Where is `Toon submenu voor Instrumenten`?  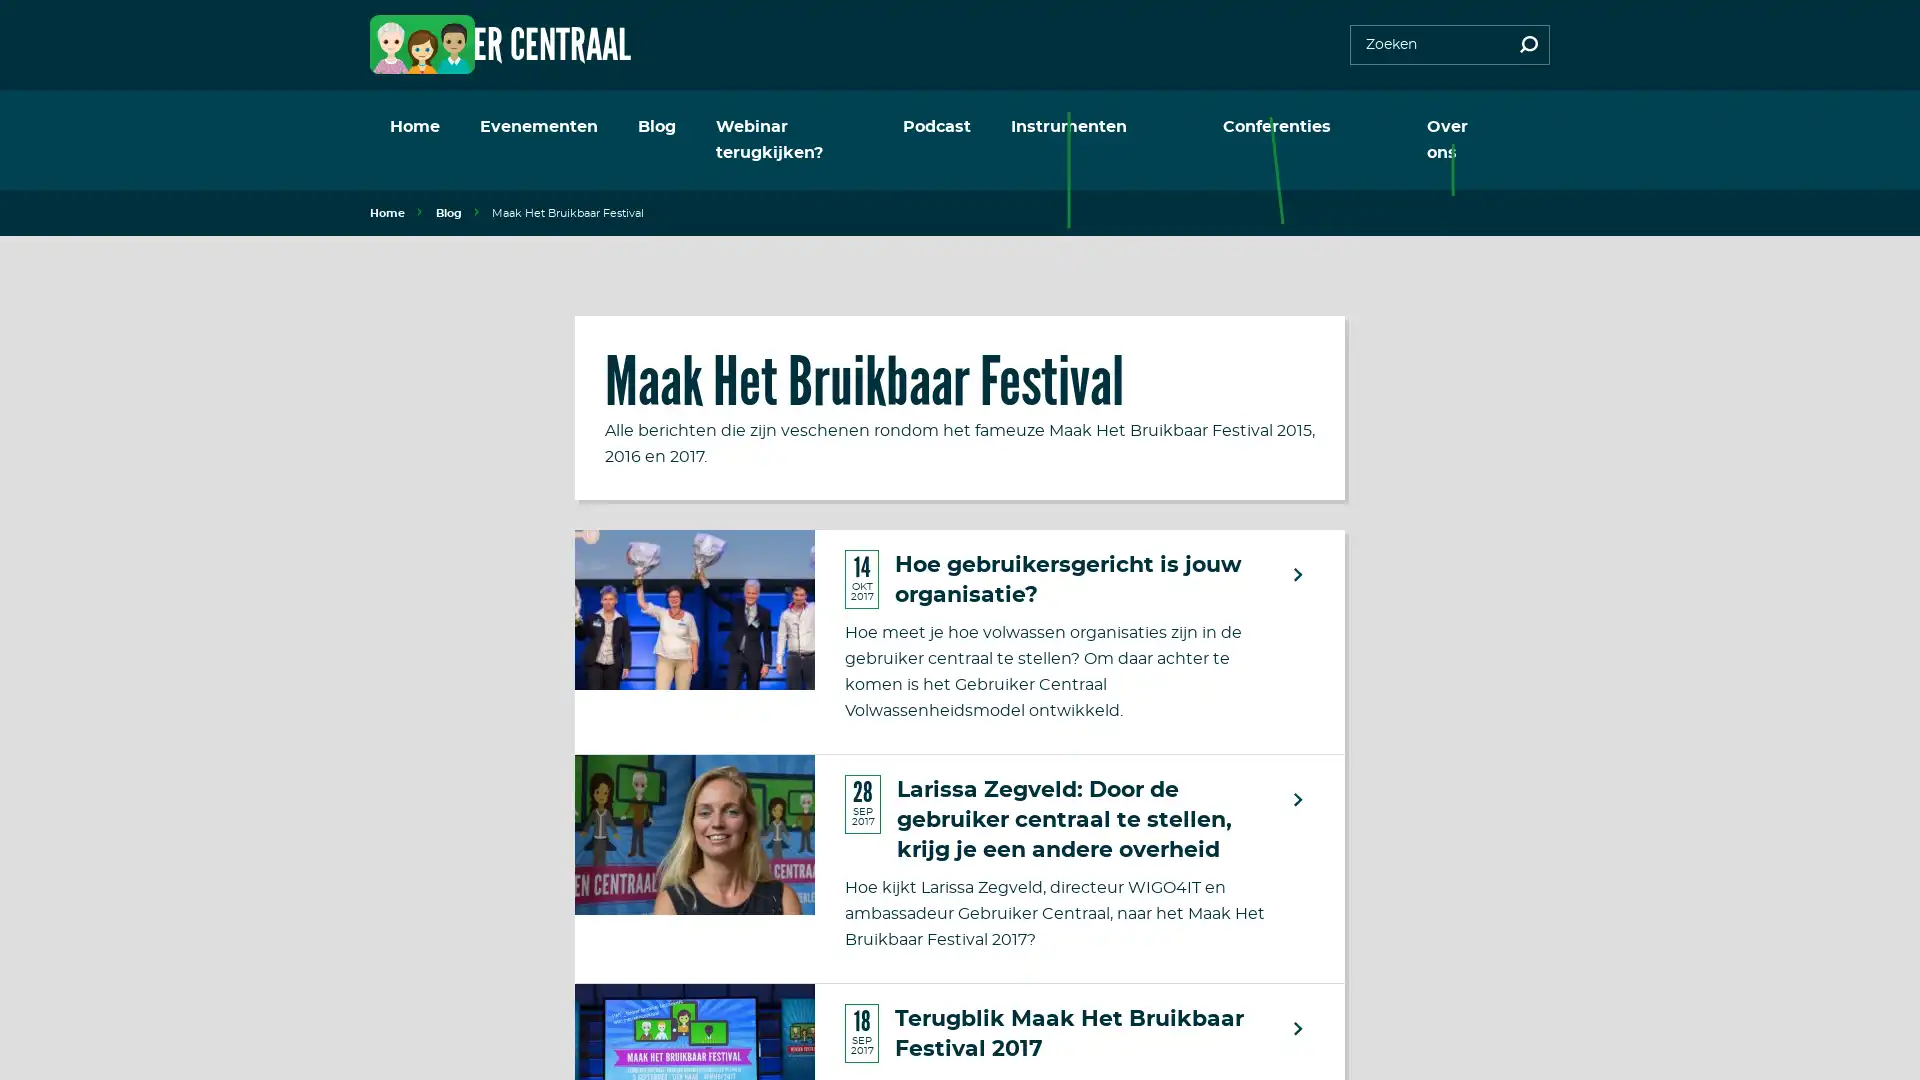 Toon submenu voor Instrumenten is located at coordinates (1195, 127).